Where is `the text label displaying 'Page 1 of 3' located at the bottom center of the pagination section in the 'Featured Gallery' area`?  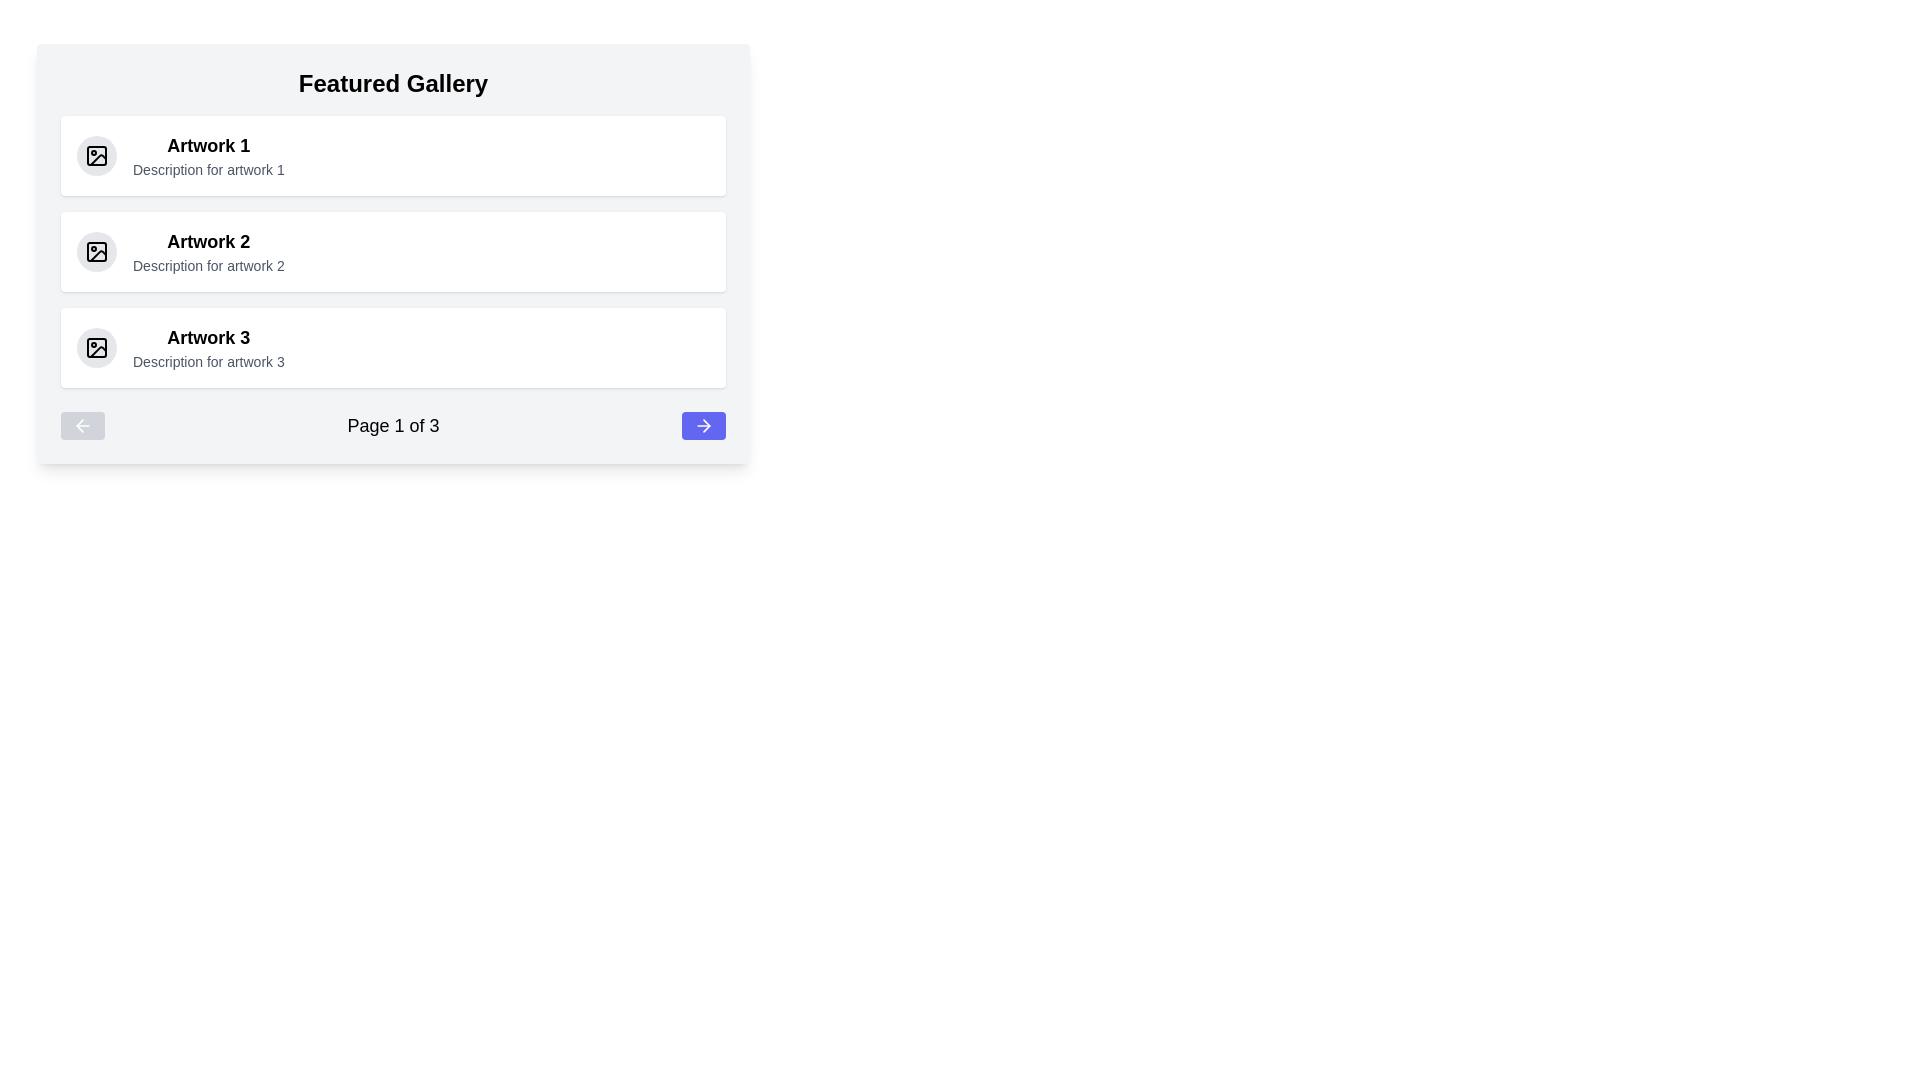 the text label displaying 'Page 1 of 3' located at the bottom center of the pagination section in the 'Featured Gallery' area is located at coordinates (393, 424).